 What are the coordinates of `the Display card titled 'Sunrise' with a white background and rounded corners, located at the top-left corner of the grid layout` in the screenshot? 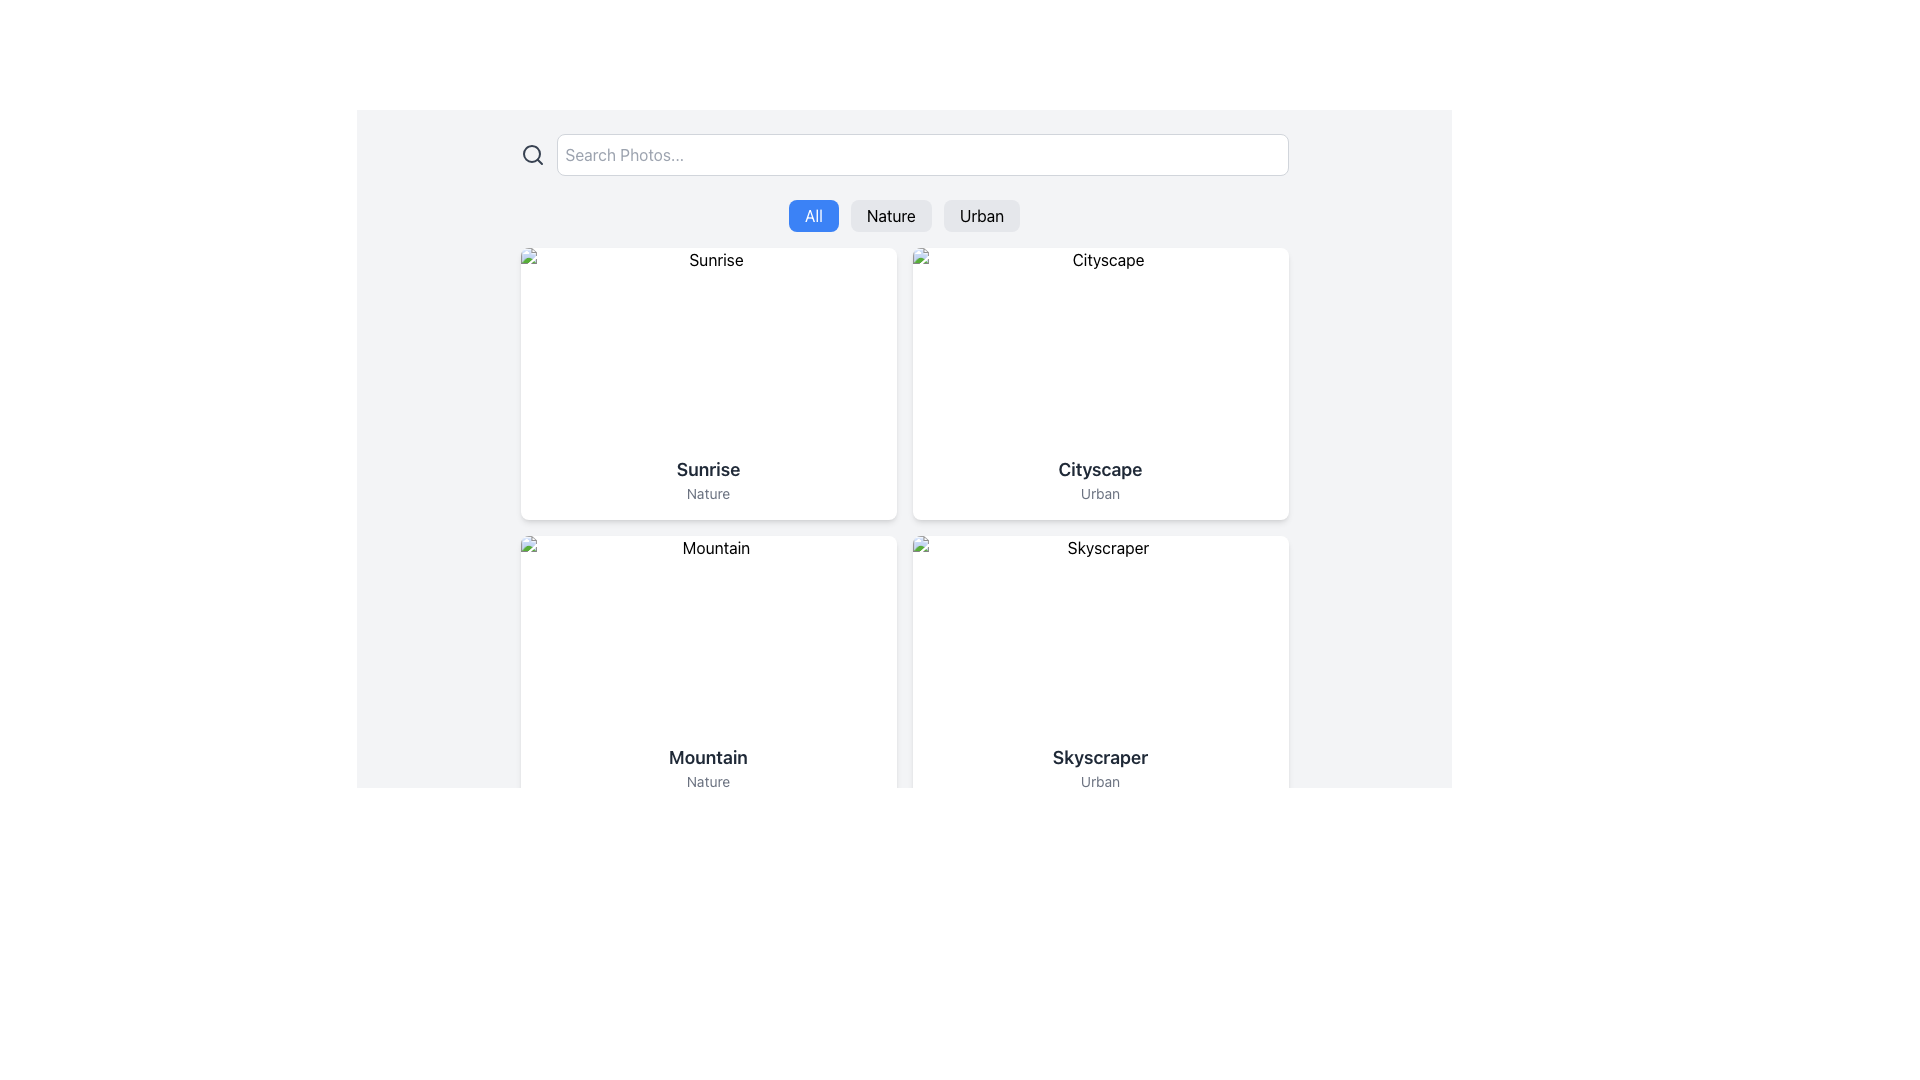 It's located at (708, 384).